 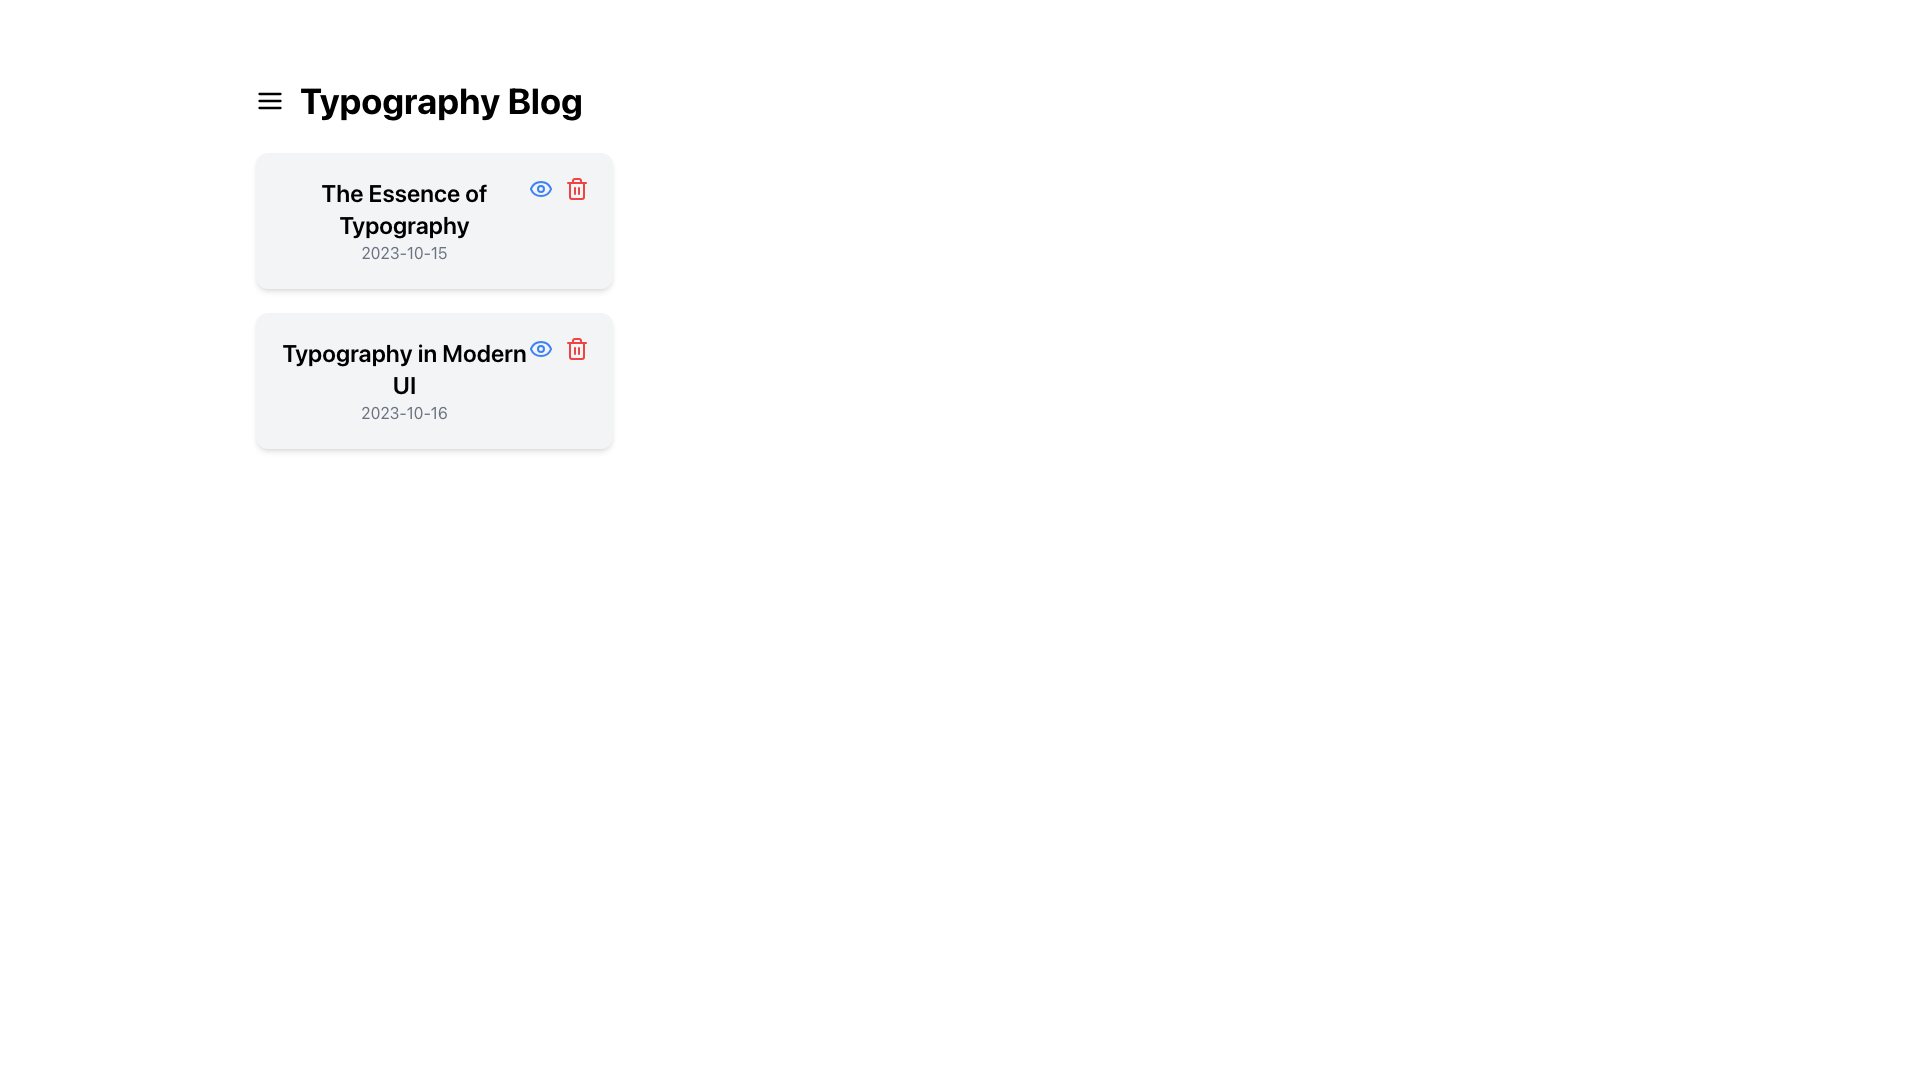 I want to click on the Header block containing the text 'The Essence of Typography' and the date '2023-10-15', which is styled prominently and is the first item in a vertical list of cards, so click(x=433, y=220).